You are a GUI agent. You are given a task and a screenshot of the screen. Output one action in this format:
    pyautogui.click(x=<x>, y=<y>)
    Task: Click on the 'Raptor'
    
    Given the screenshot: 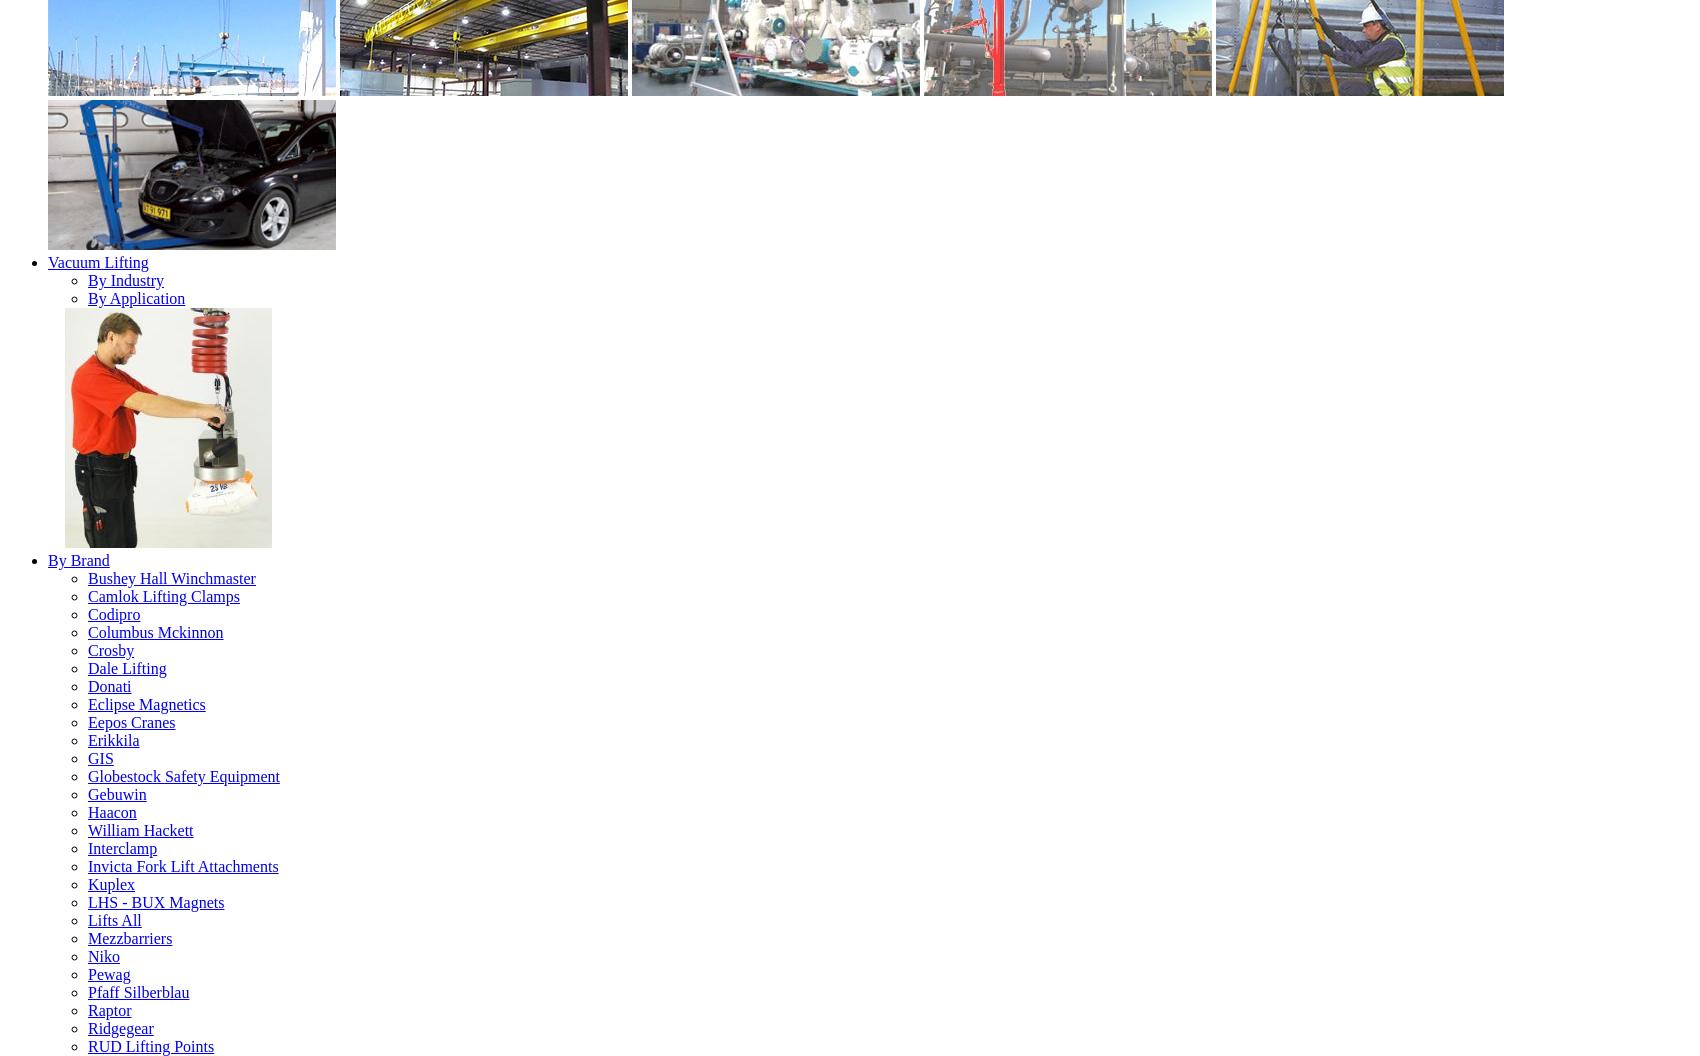 What is the action you would take?
    pyautogui.click(x=108, y=1008)
    